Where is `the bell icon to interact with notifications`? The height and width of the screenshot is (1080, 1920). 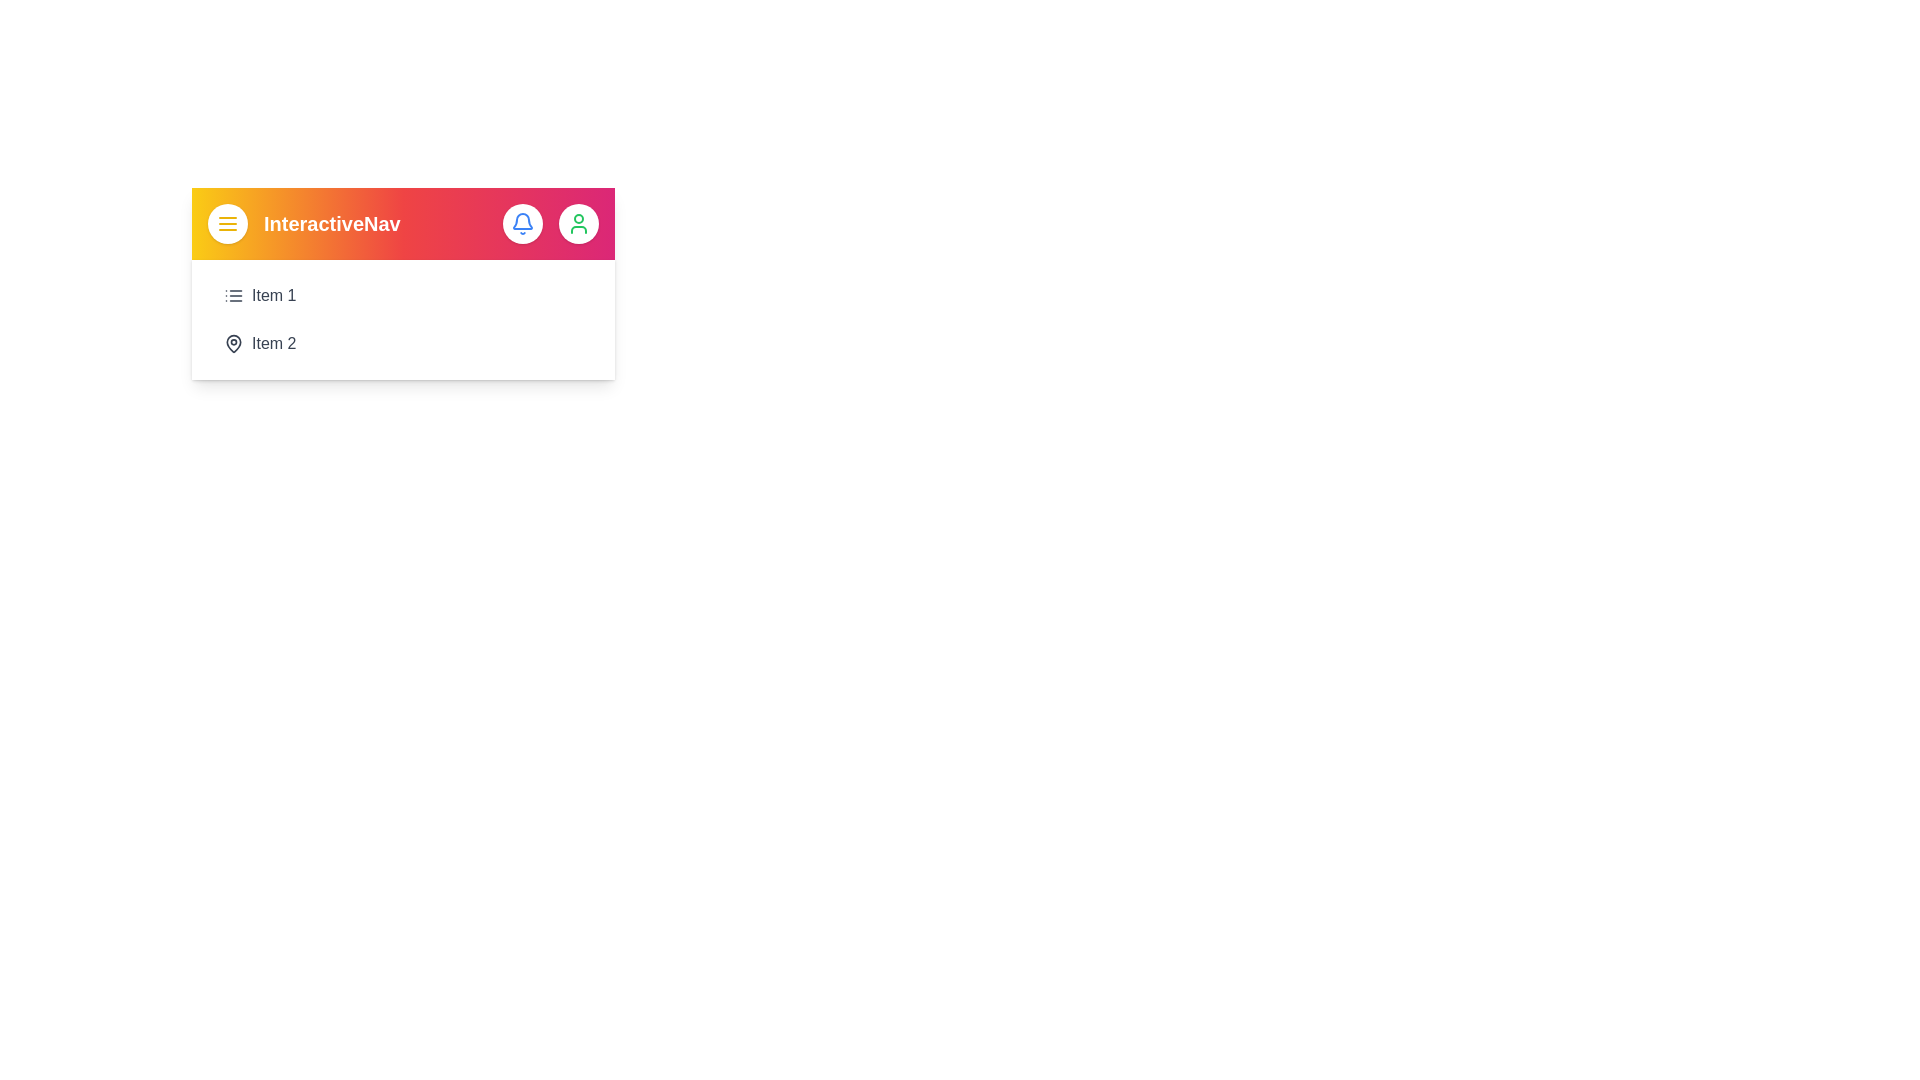 the bell icon to interact with notifications is located at coordinates (523, 223).